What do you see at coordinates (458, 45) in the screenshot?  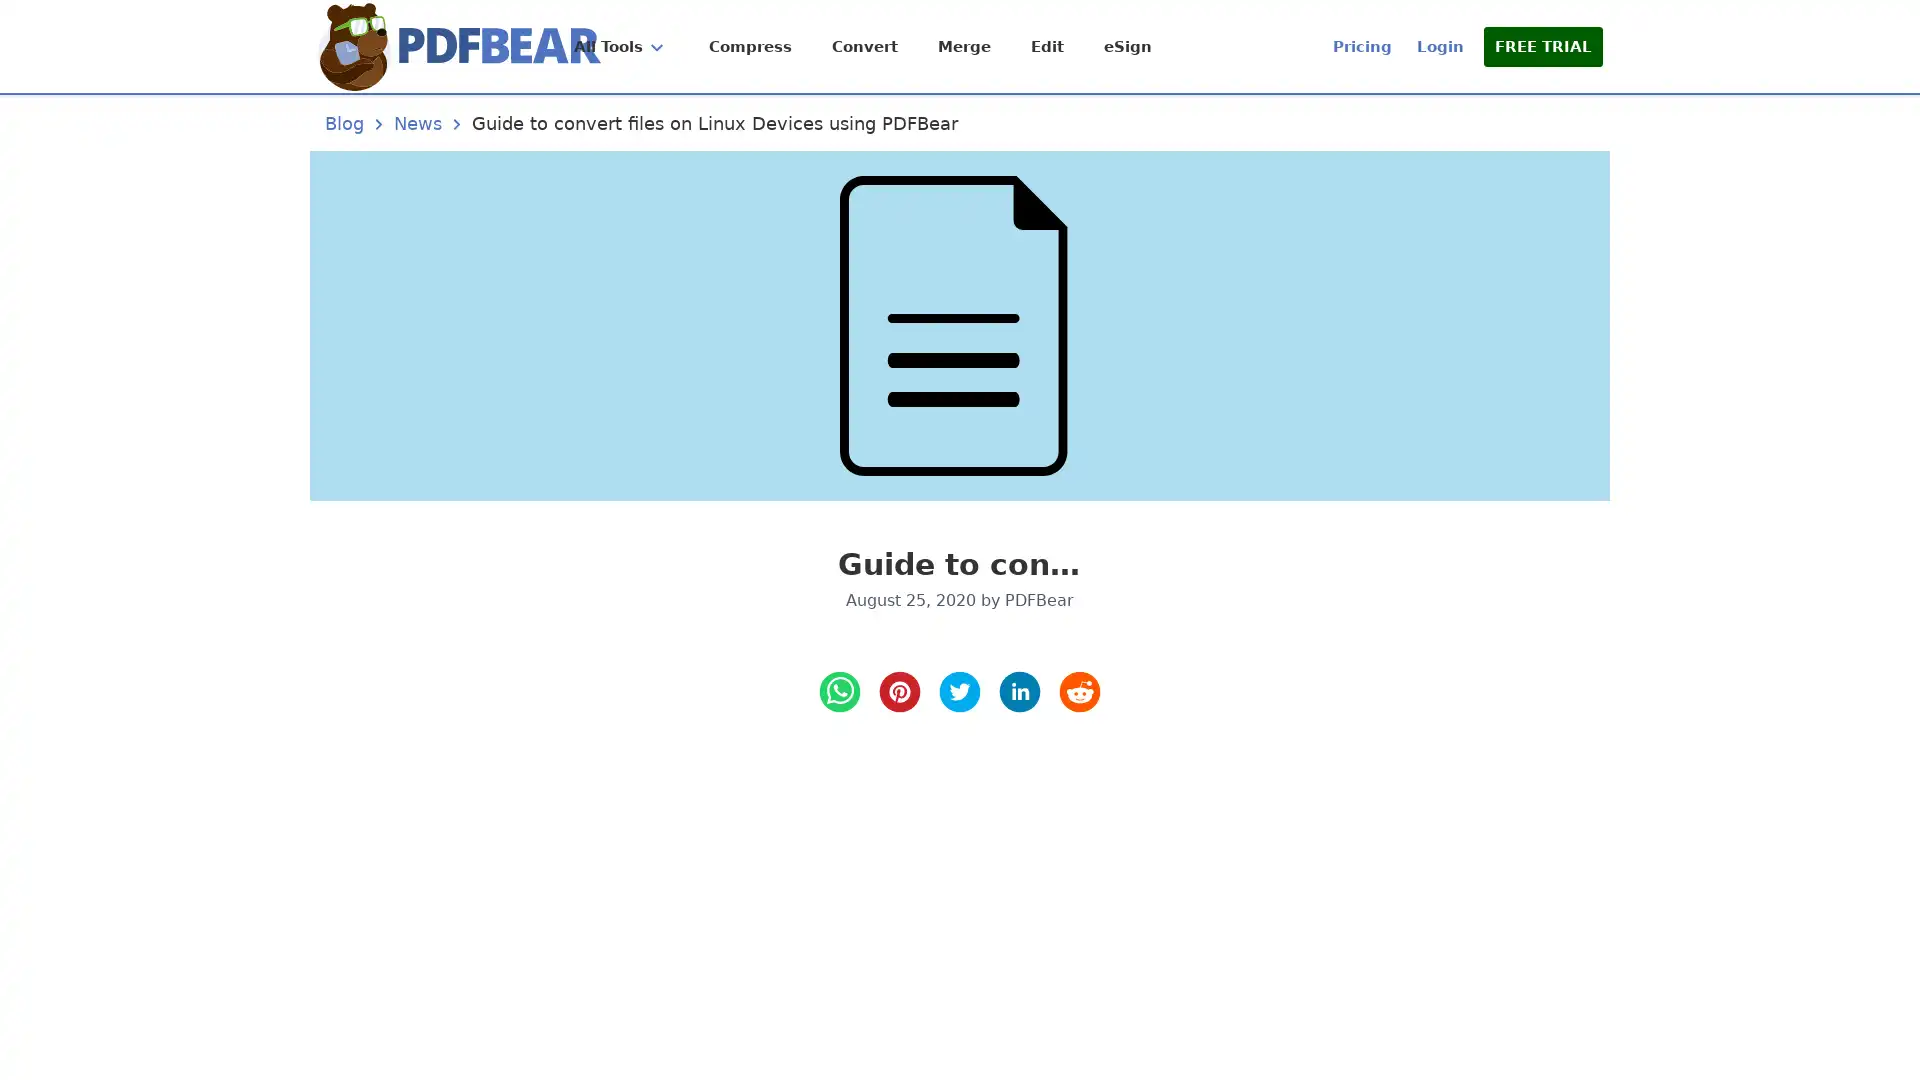 I see `Home Page` at bounding box center [458, 45].